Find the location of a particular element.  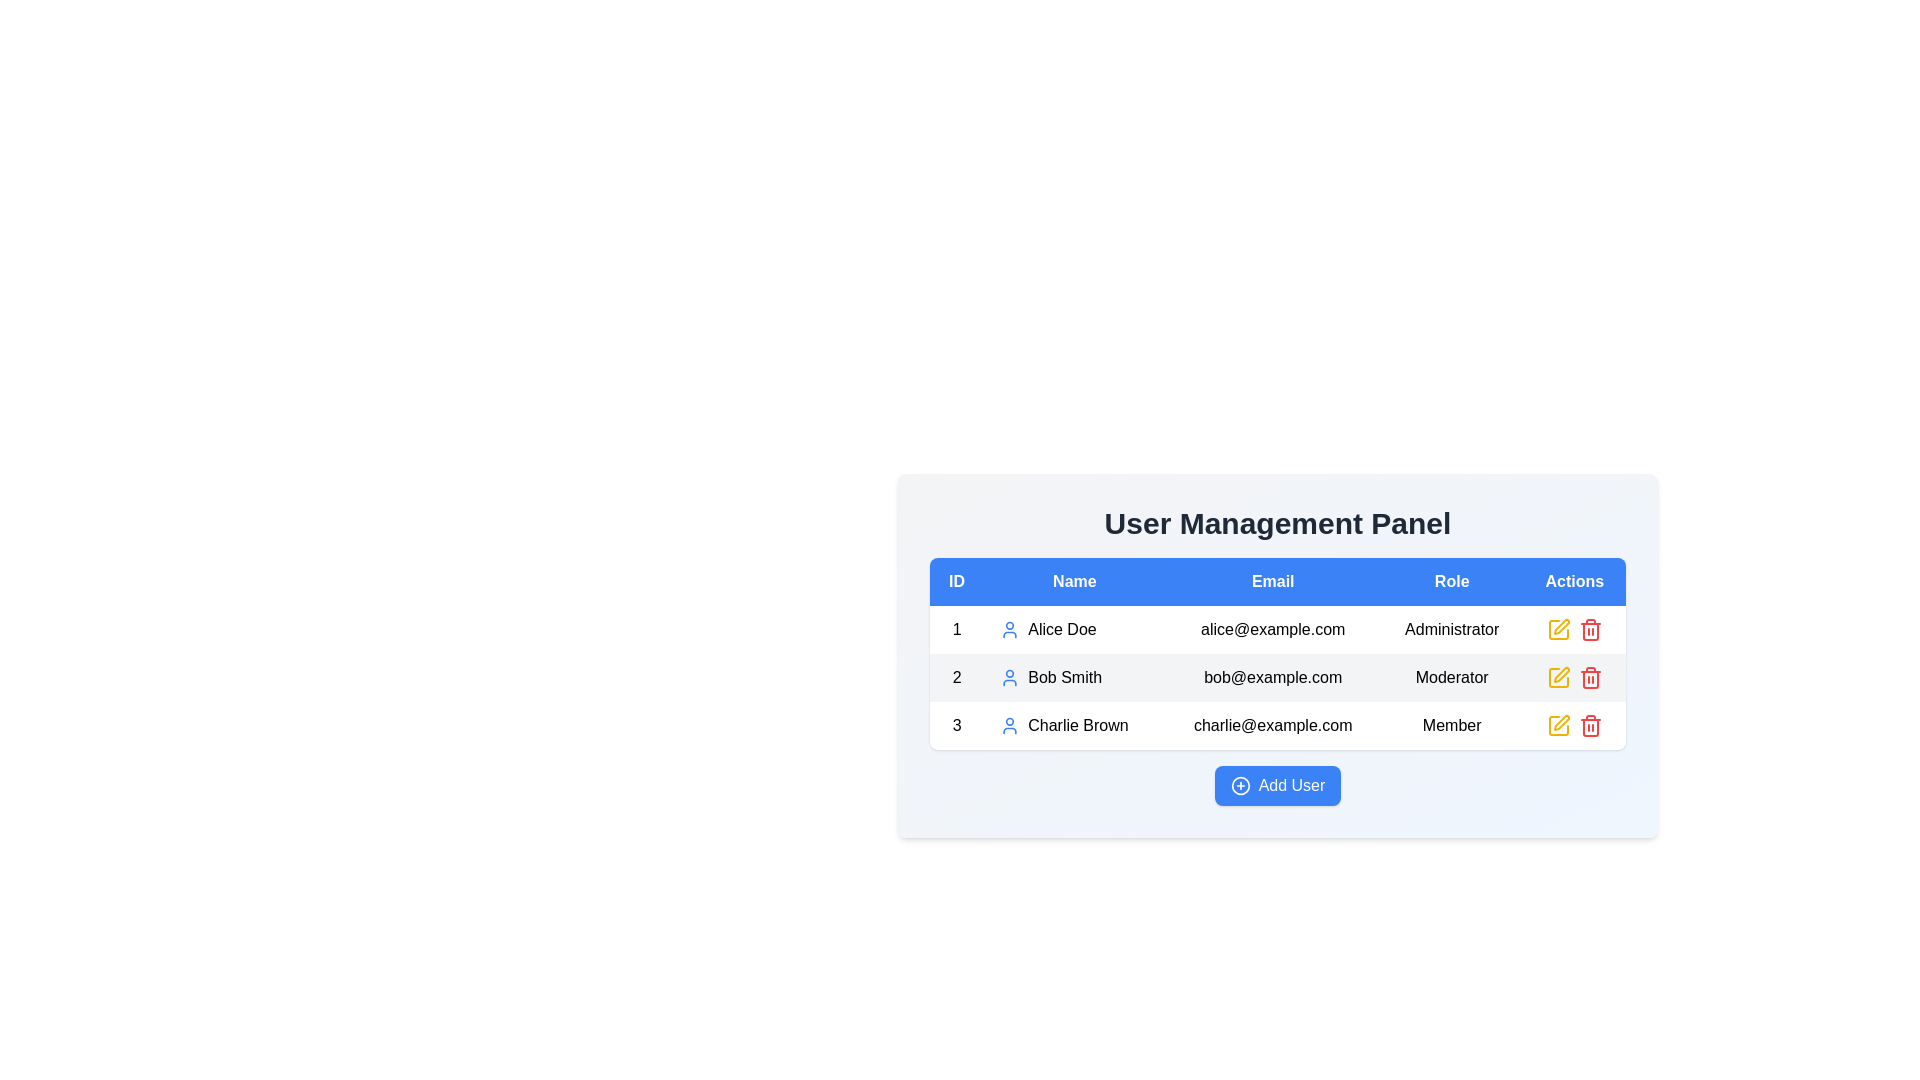

the body of the trash can icon representing the delete action for the second user, 'Bob Smith', located in the Actions column of the user management table is located at coordinates (1589, 678).